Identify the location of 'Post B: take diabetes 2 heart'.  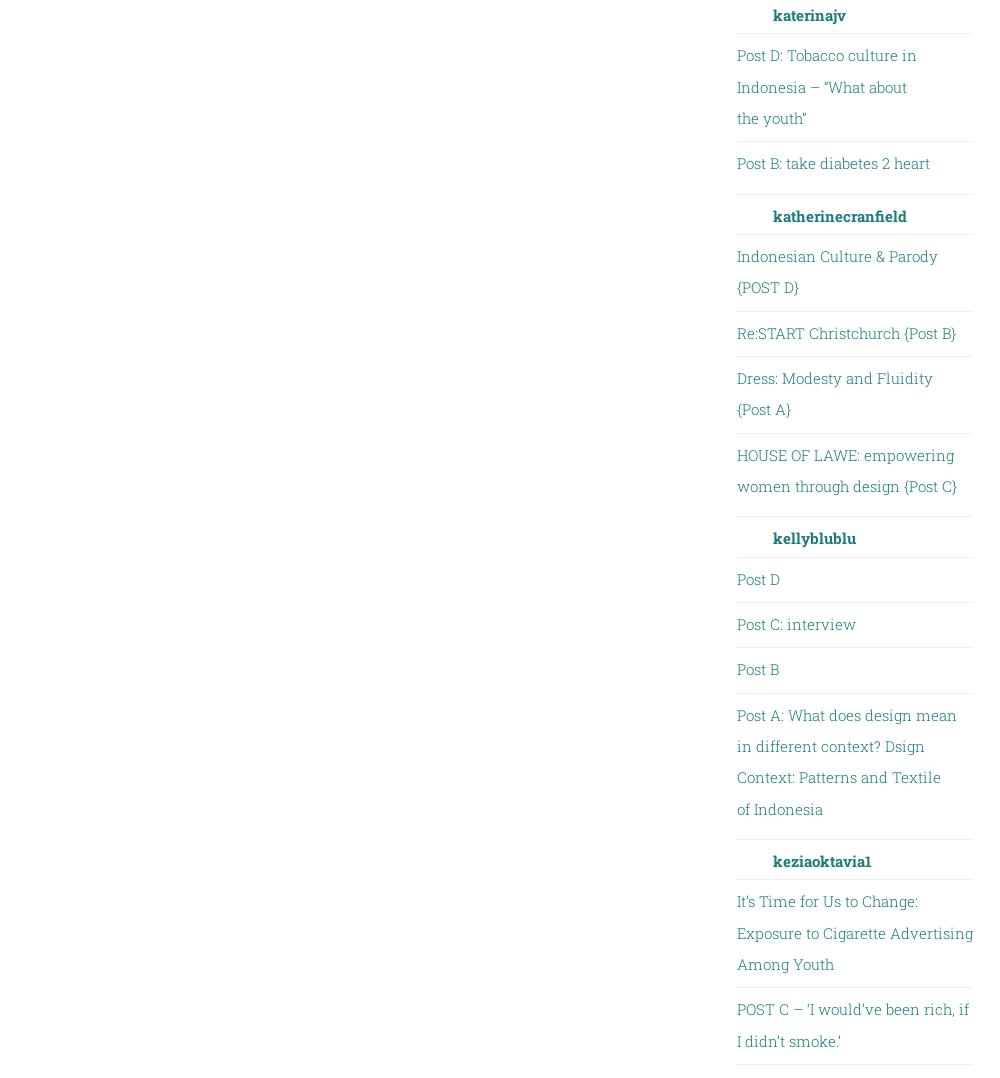
(831, 161).